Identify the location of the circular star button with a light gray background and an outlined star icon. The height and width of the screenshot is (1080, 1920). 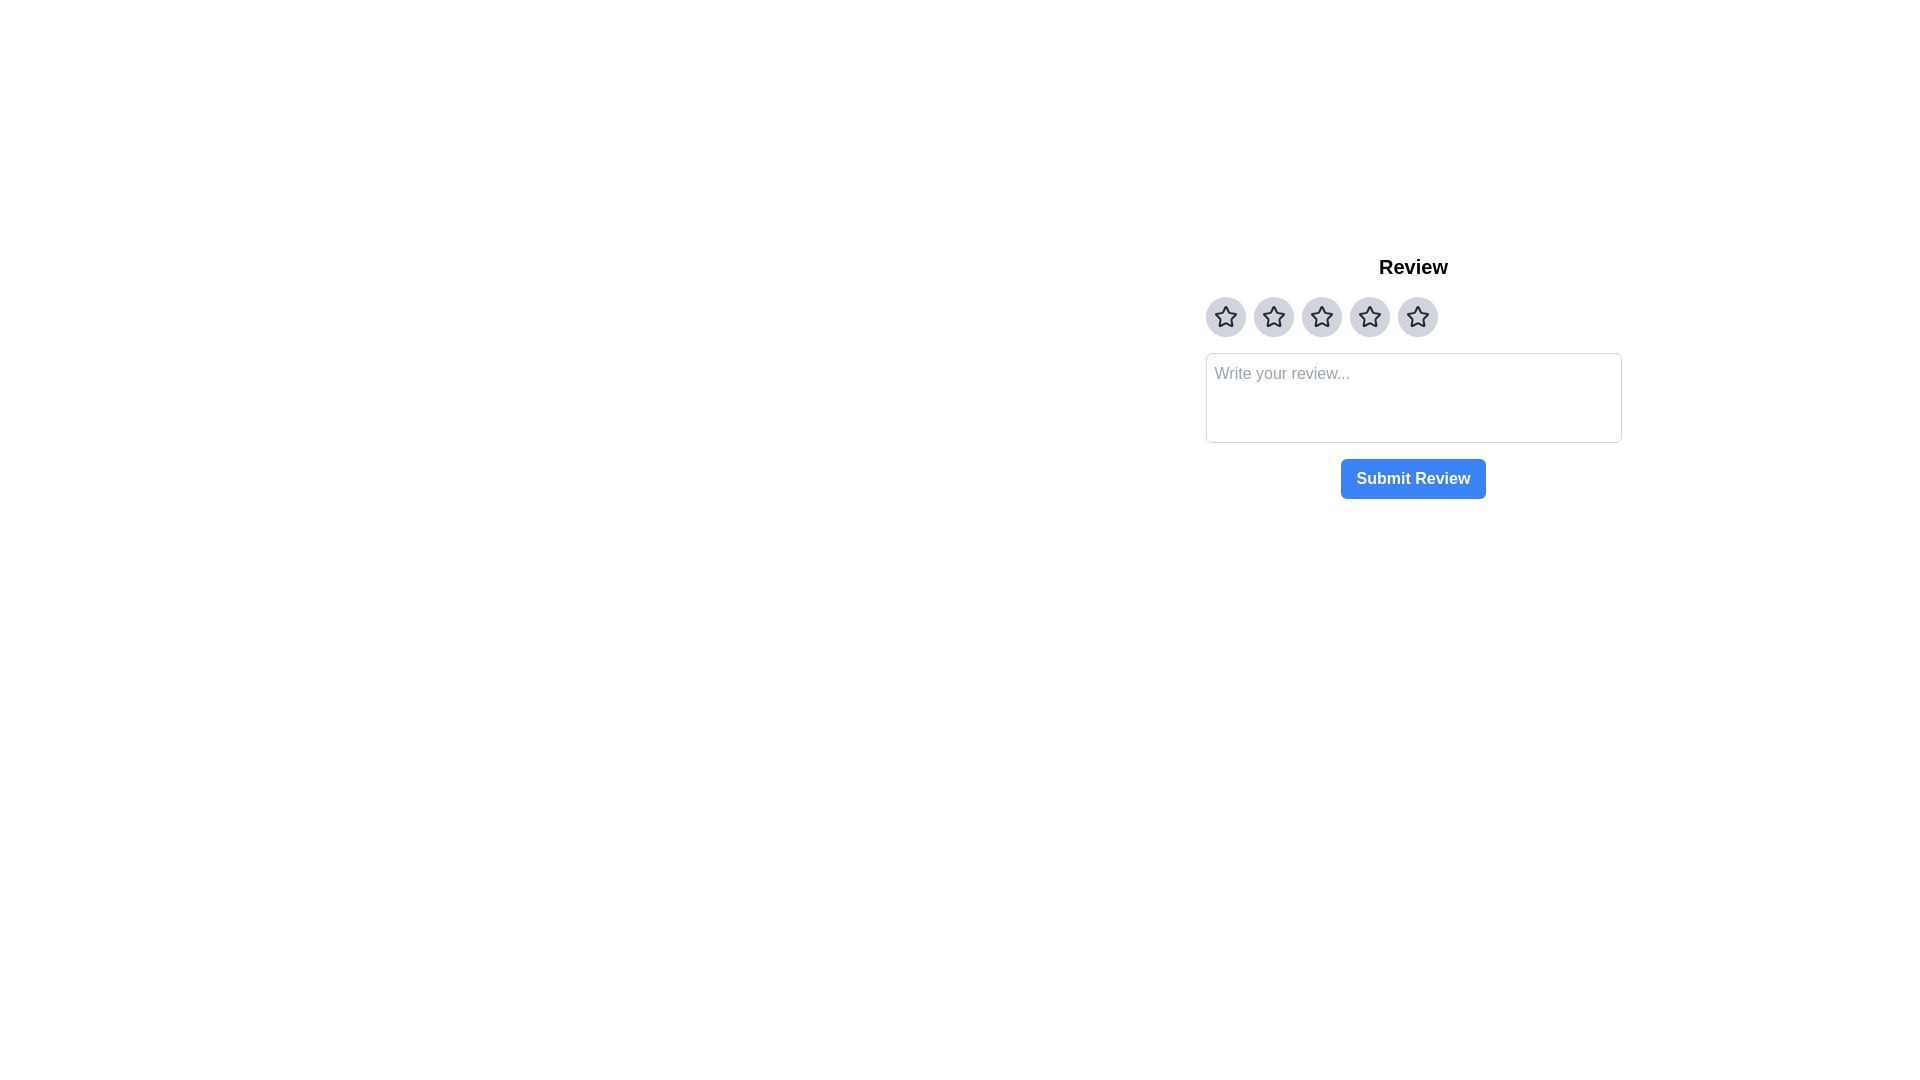
(1321, 315).